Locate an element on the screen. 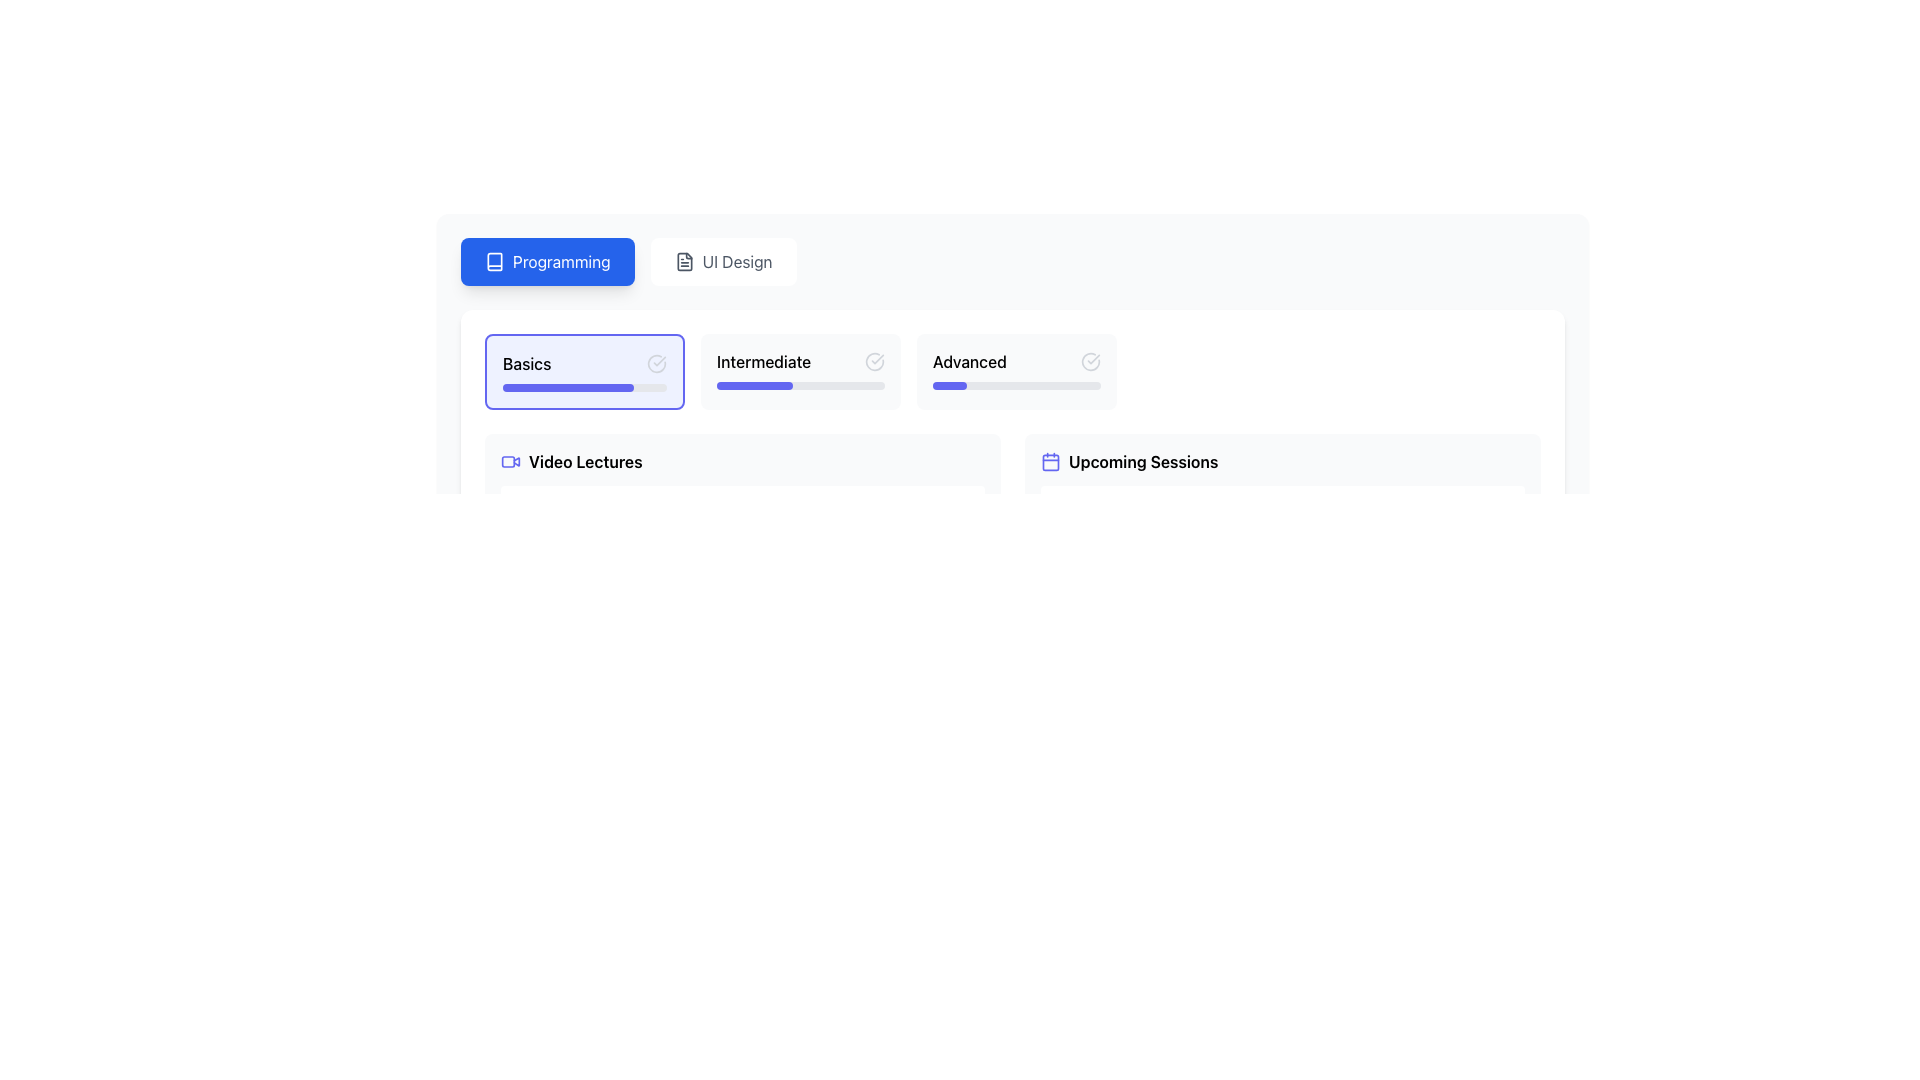 The width and height of the screenshot is (1920, 1080). the 'Intermediate' progress level label, which is the middle element in a group of three levels of progress represented by a light-gray background is located at coordinates (801, 362).